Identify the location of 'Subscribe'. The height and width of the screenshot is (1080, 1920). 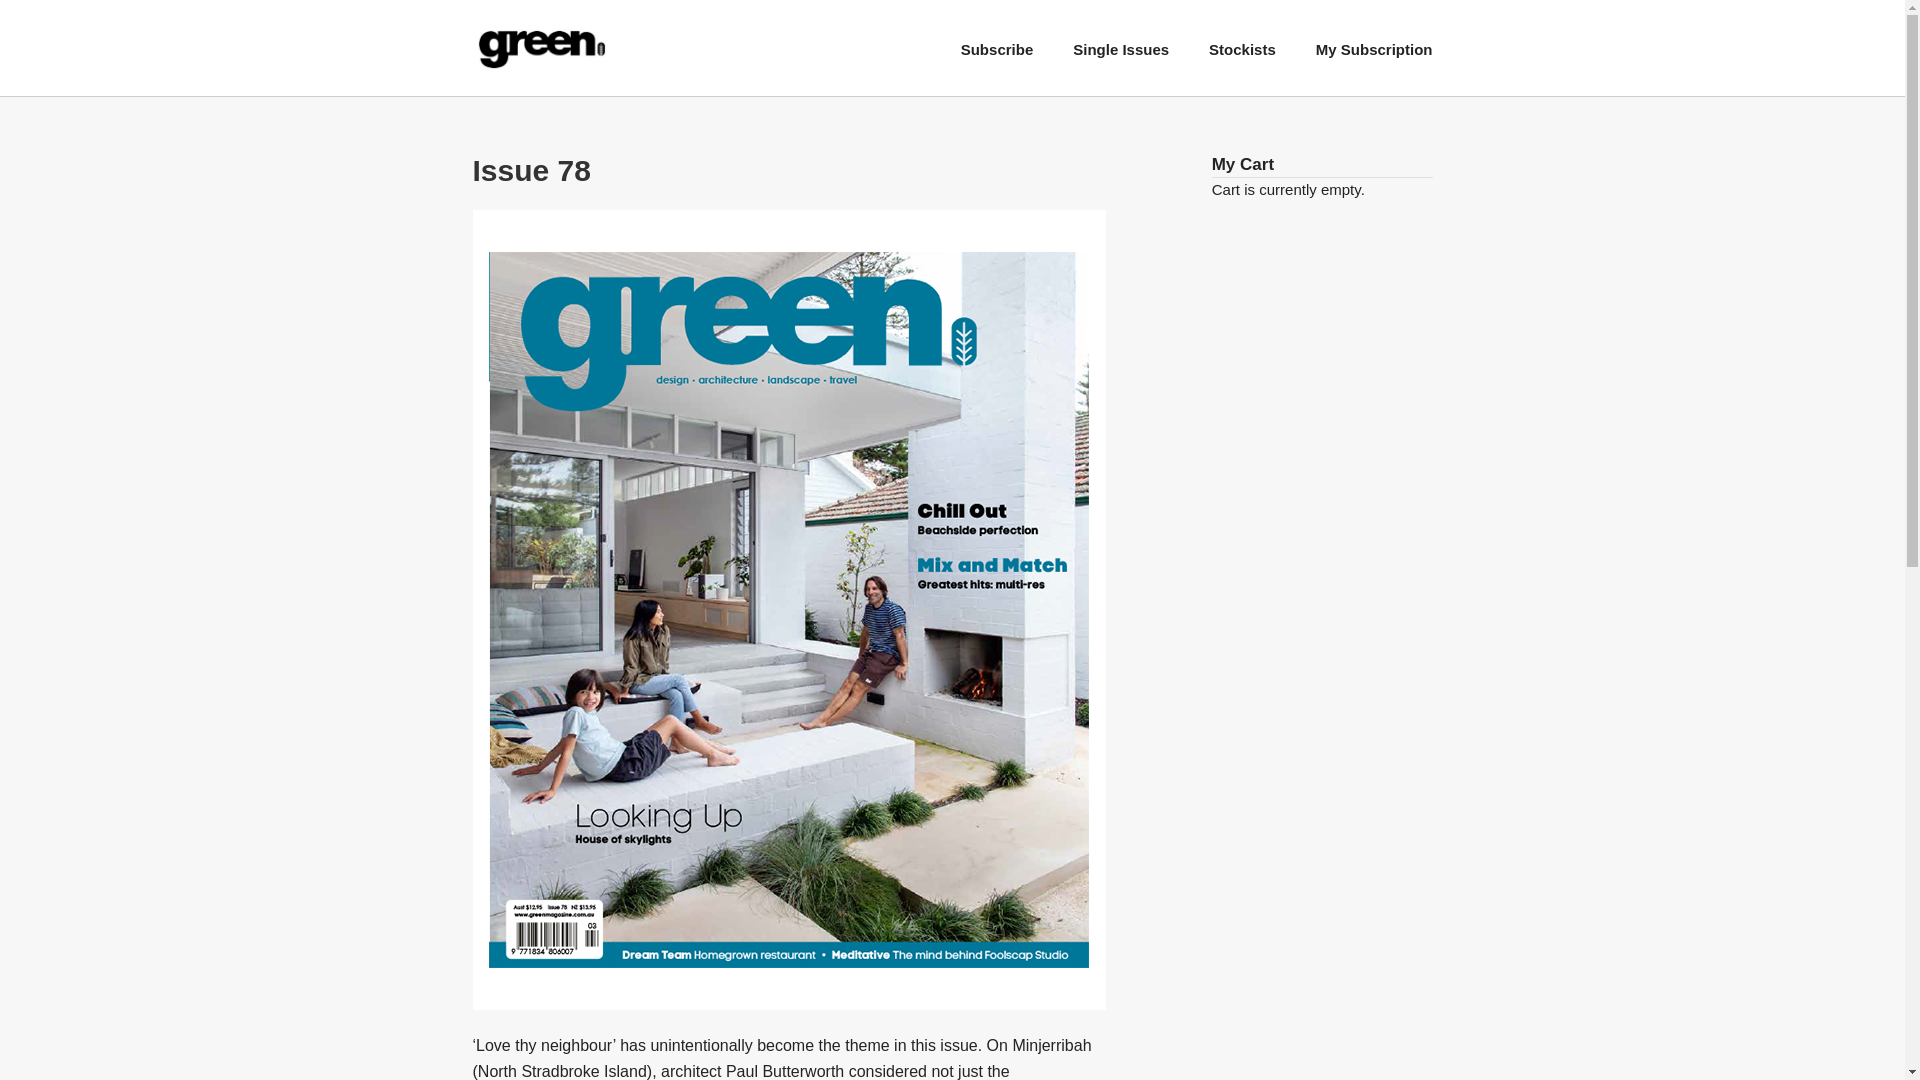
(997, 48).